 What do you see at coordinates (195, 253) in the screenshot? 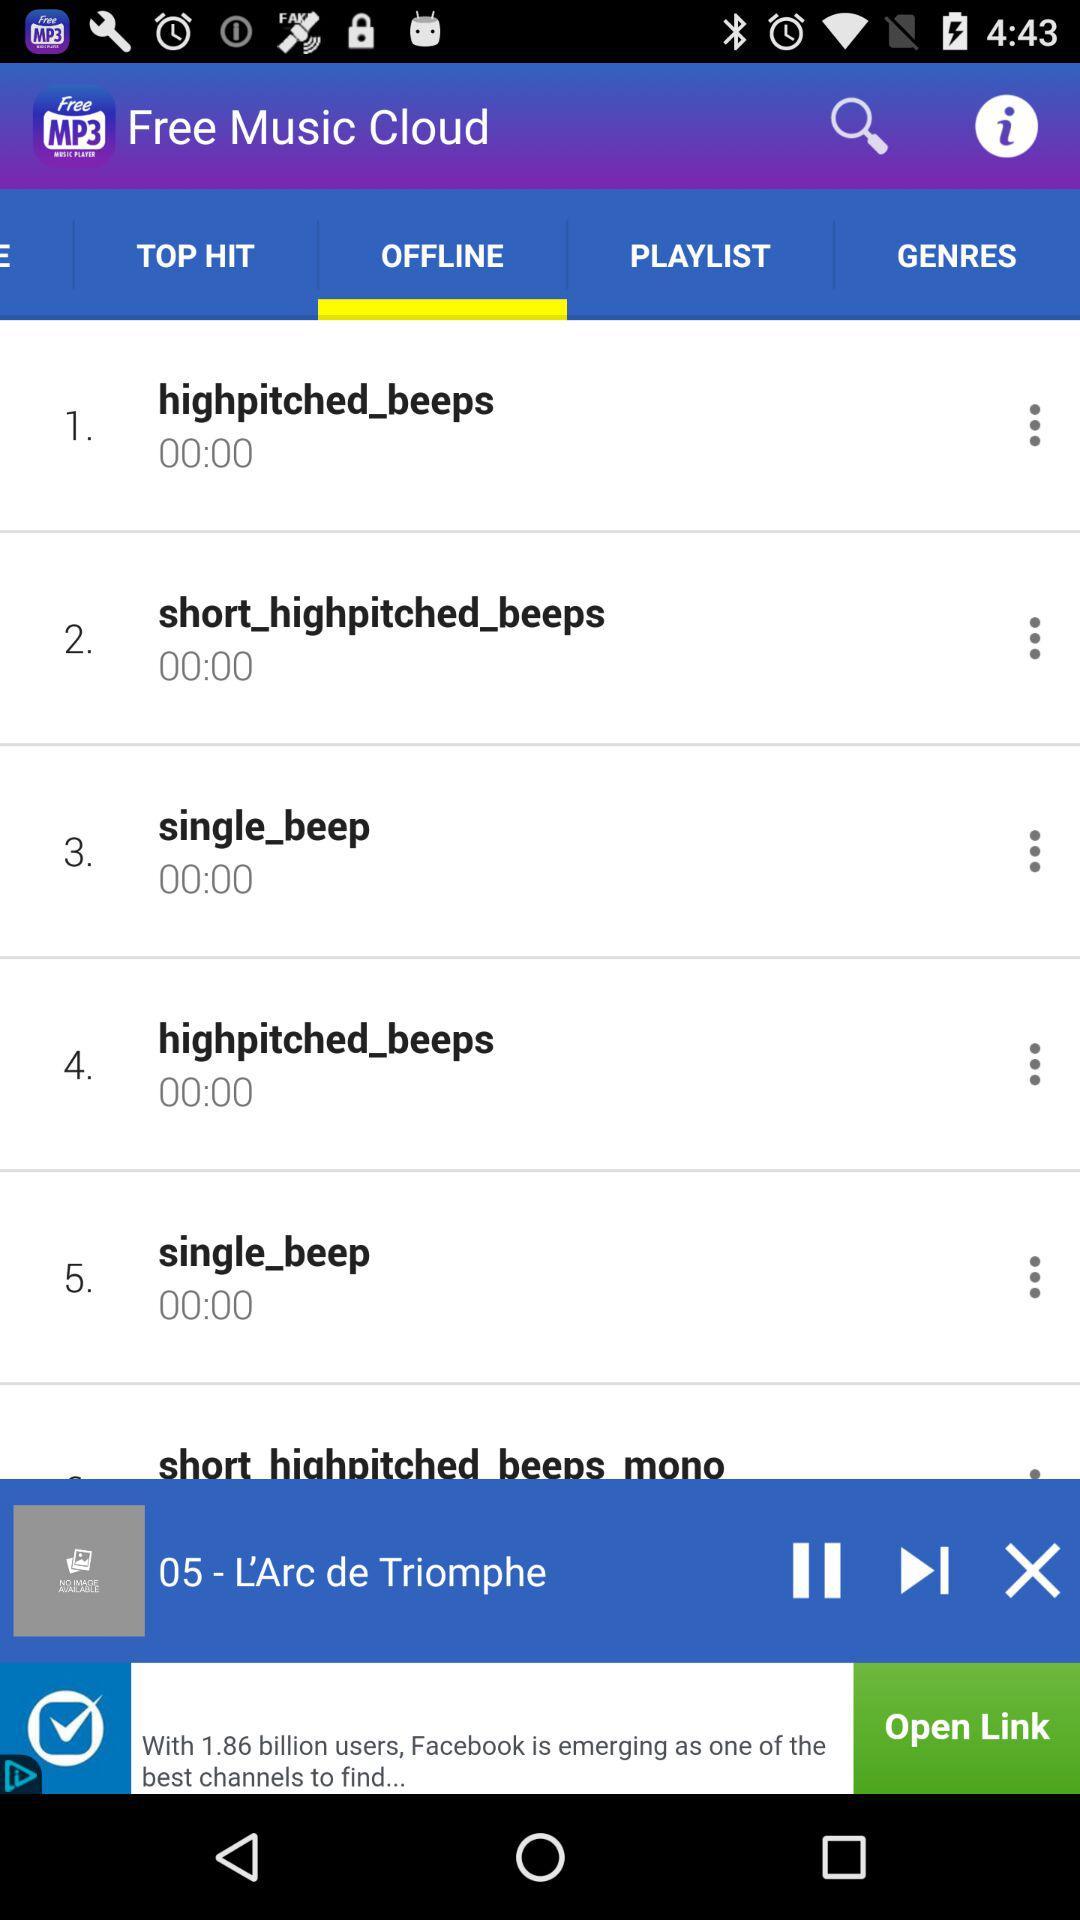
I see `top hit app` at bounding box center [195, 253].